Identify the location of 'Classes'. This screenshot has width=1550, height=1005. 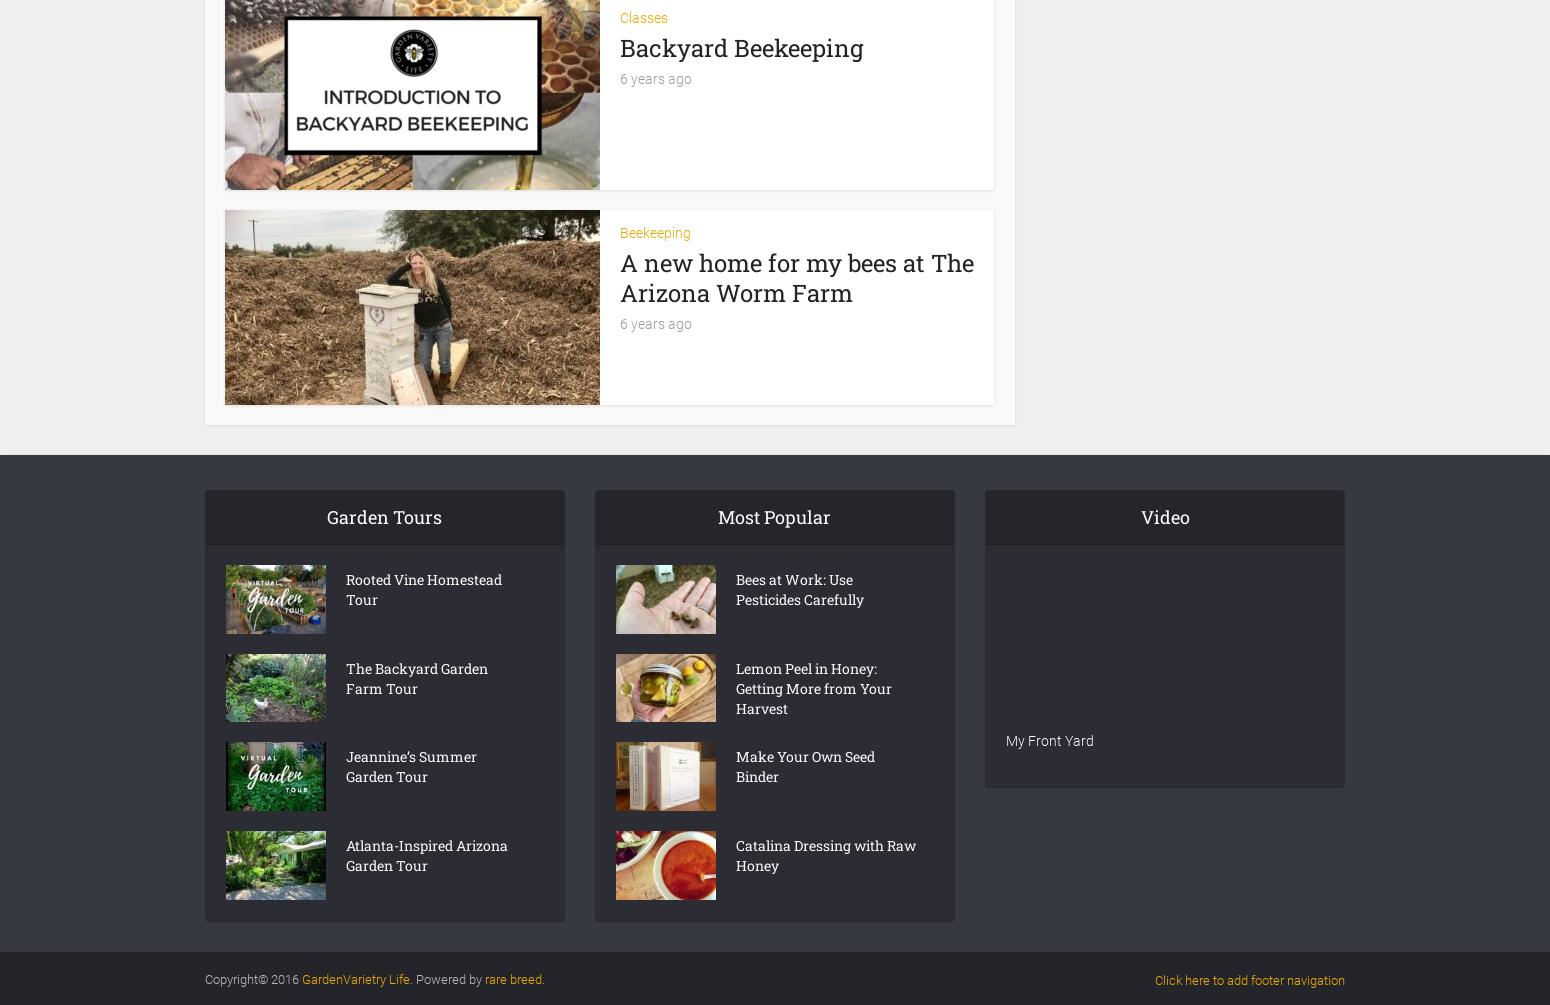
(643, 16).